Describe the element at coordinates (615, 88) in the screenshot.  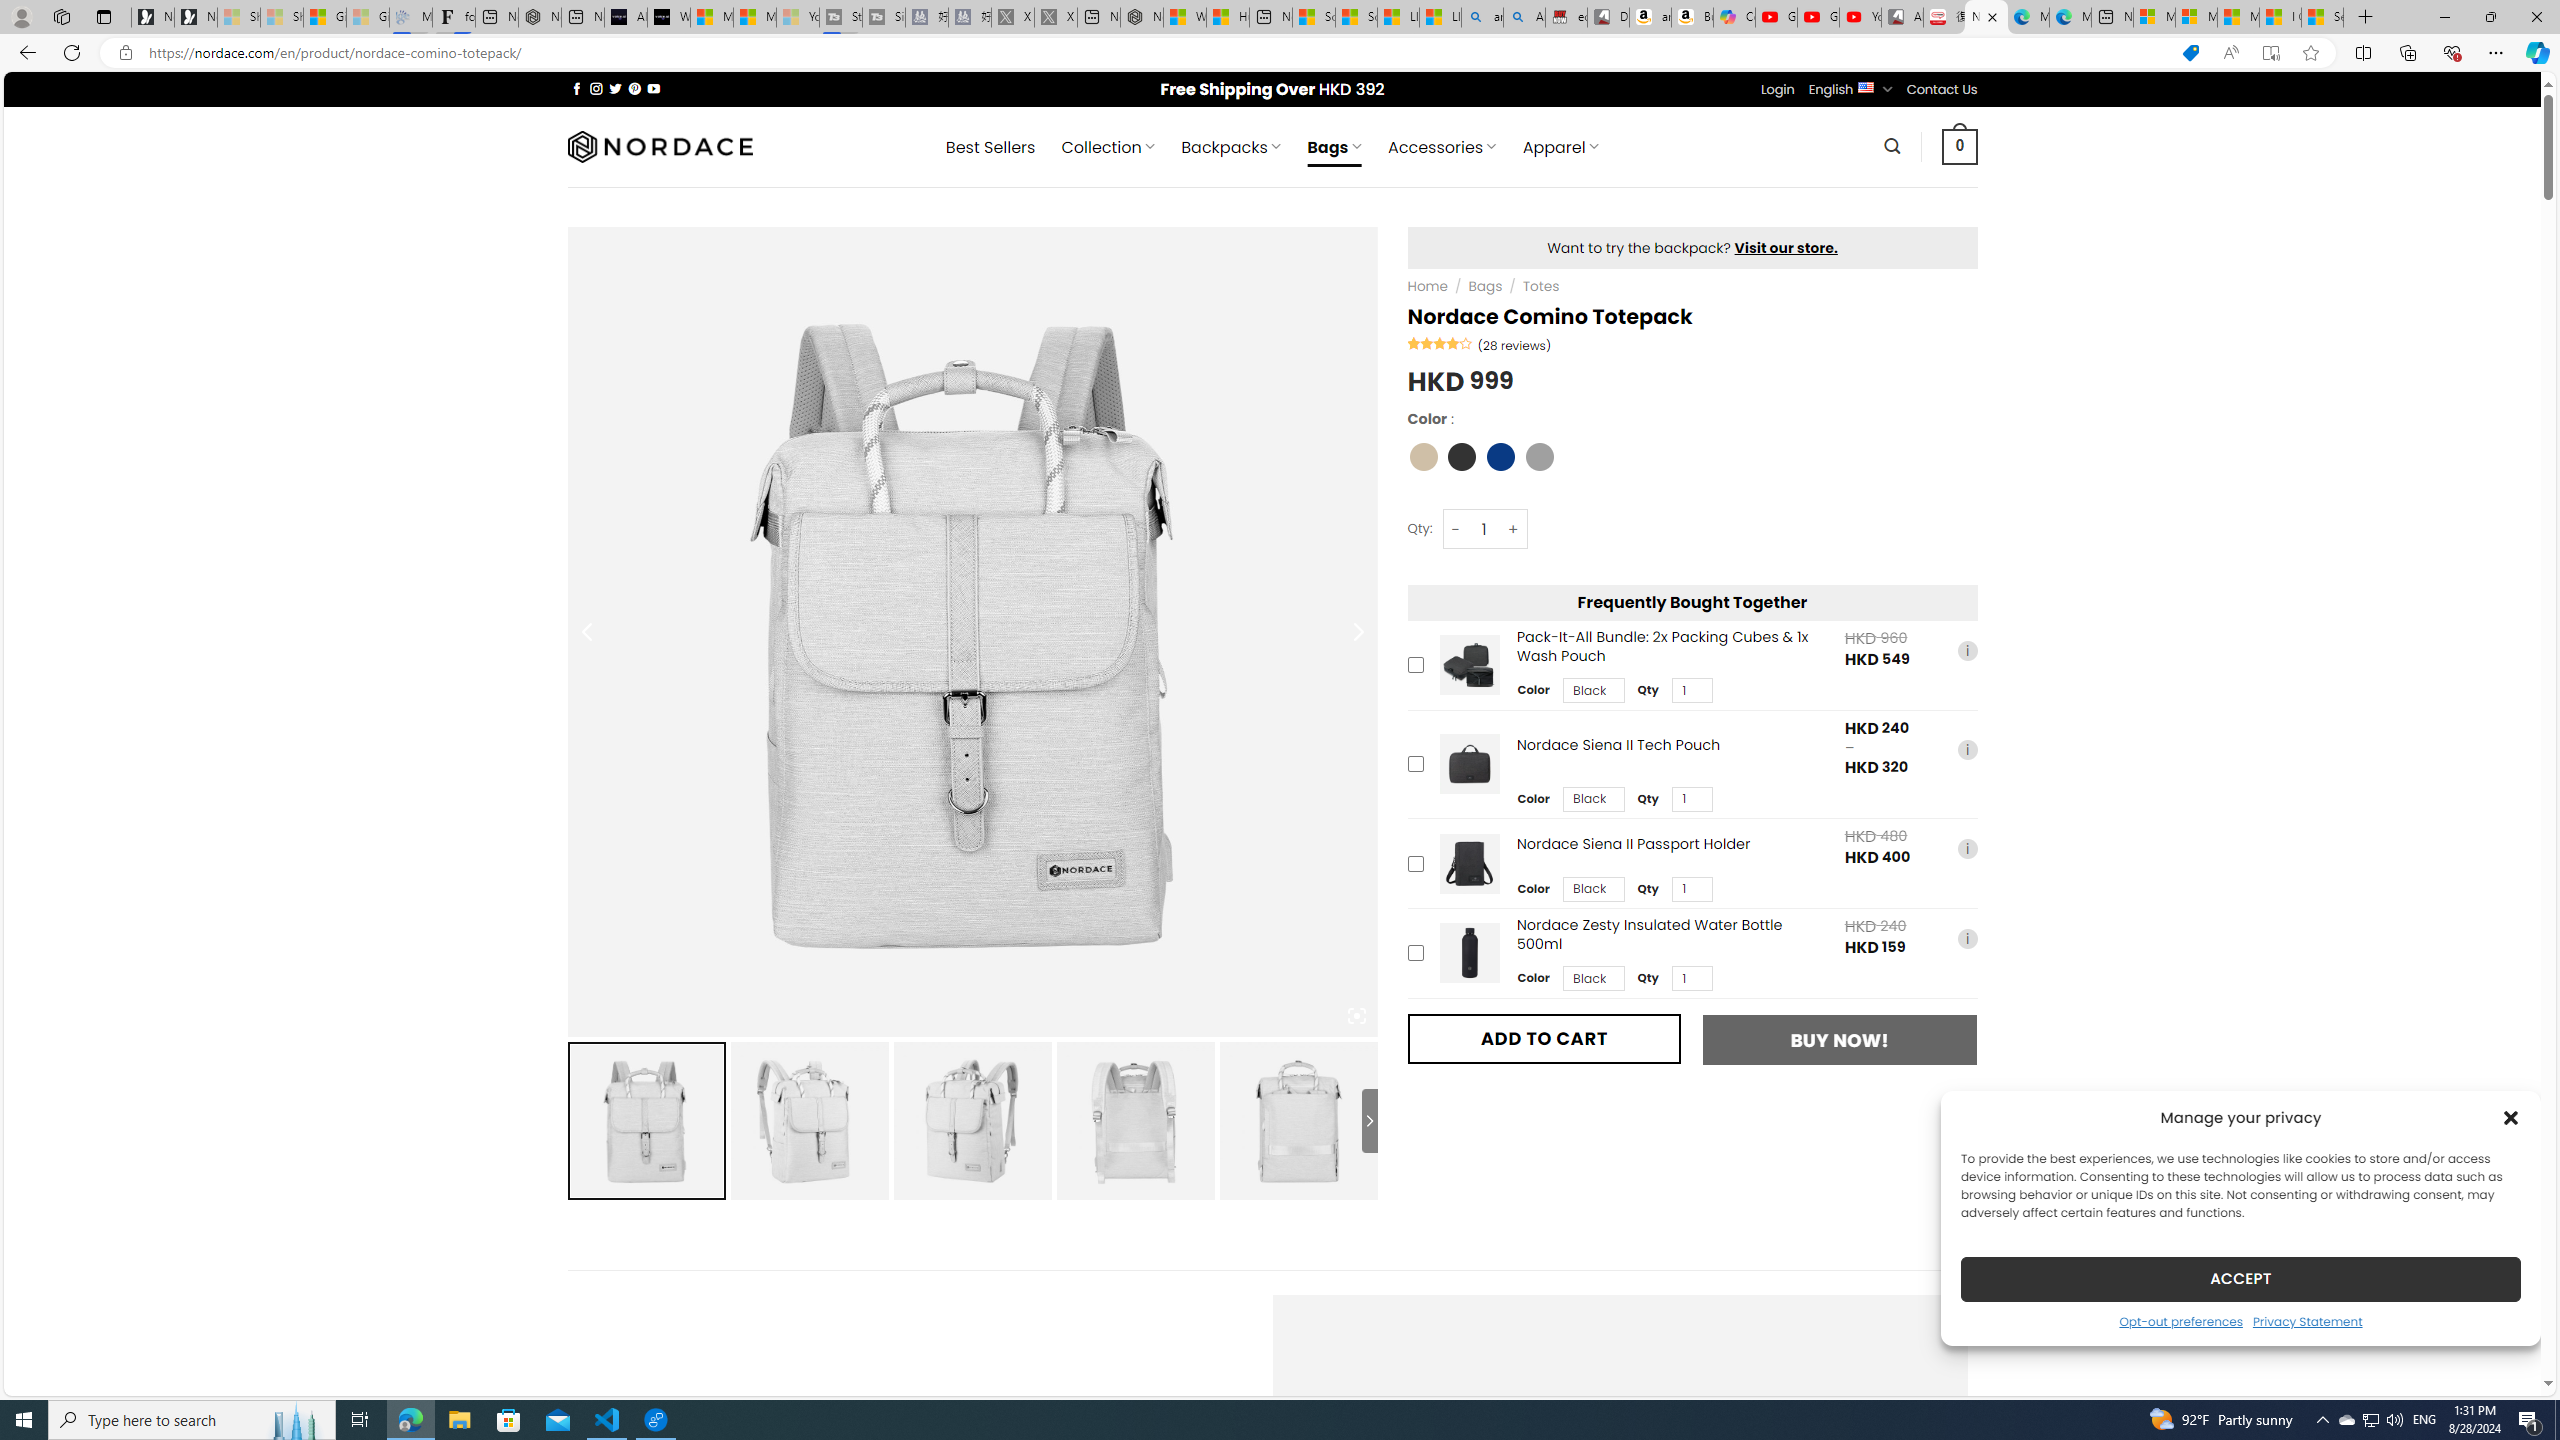
I see `'Follow on Twitter'` at that location.